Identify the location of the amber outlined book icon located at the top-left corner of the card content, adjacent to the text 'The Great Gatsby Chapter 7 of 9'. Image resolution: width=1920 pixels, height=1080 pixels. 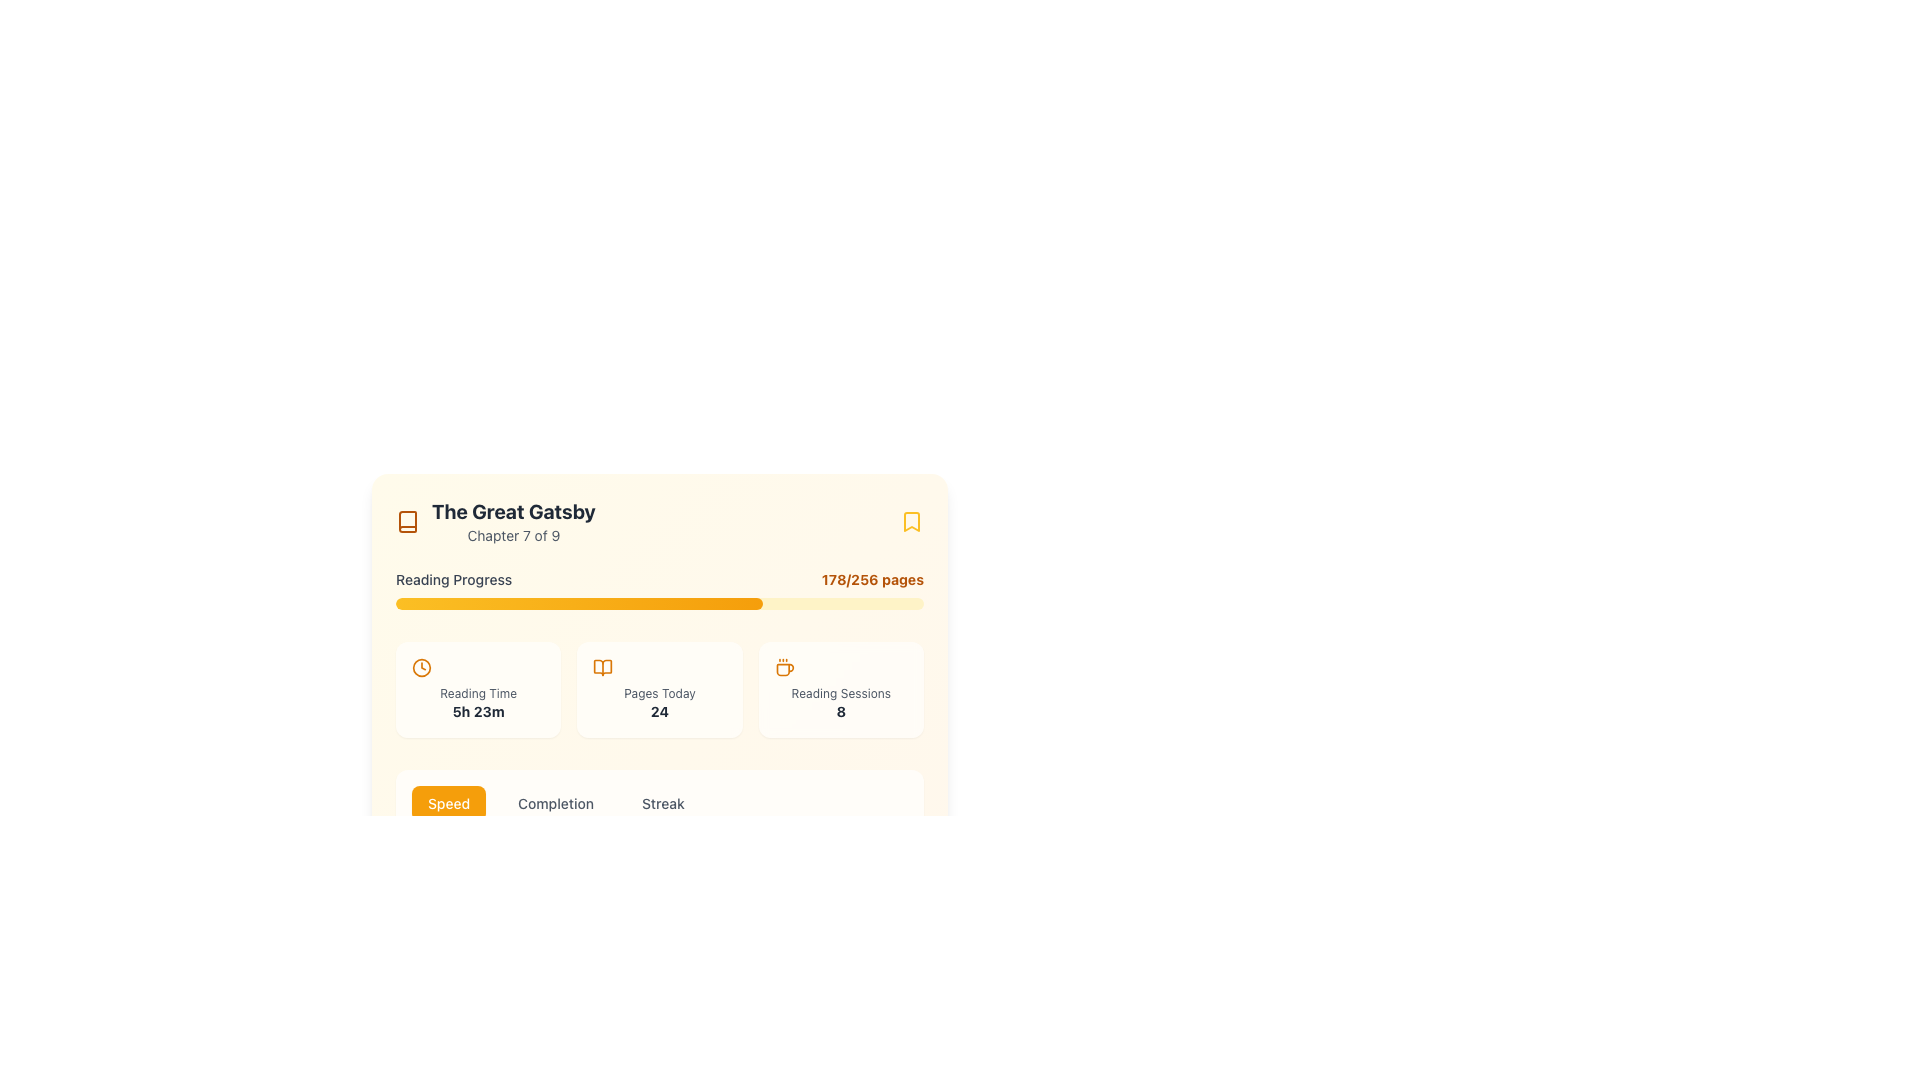
(407, 520).